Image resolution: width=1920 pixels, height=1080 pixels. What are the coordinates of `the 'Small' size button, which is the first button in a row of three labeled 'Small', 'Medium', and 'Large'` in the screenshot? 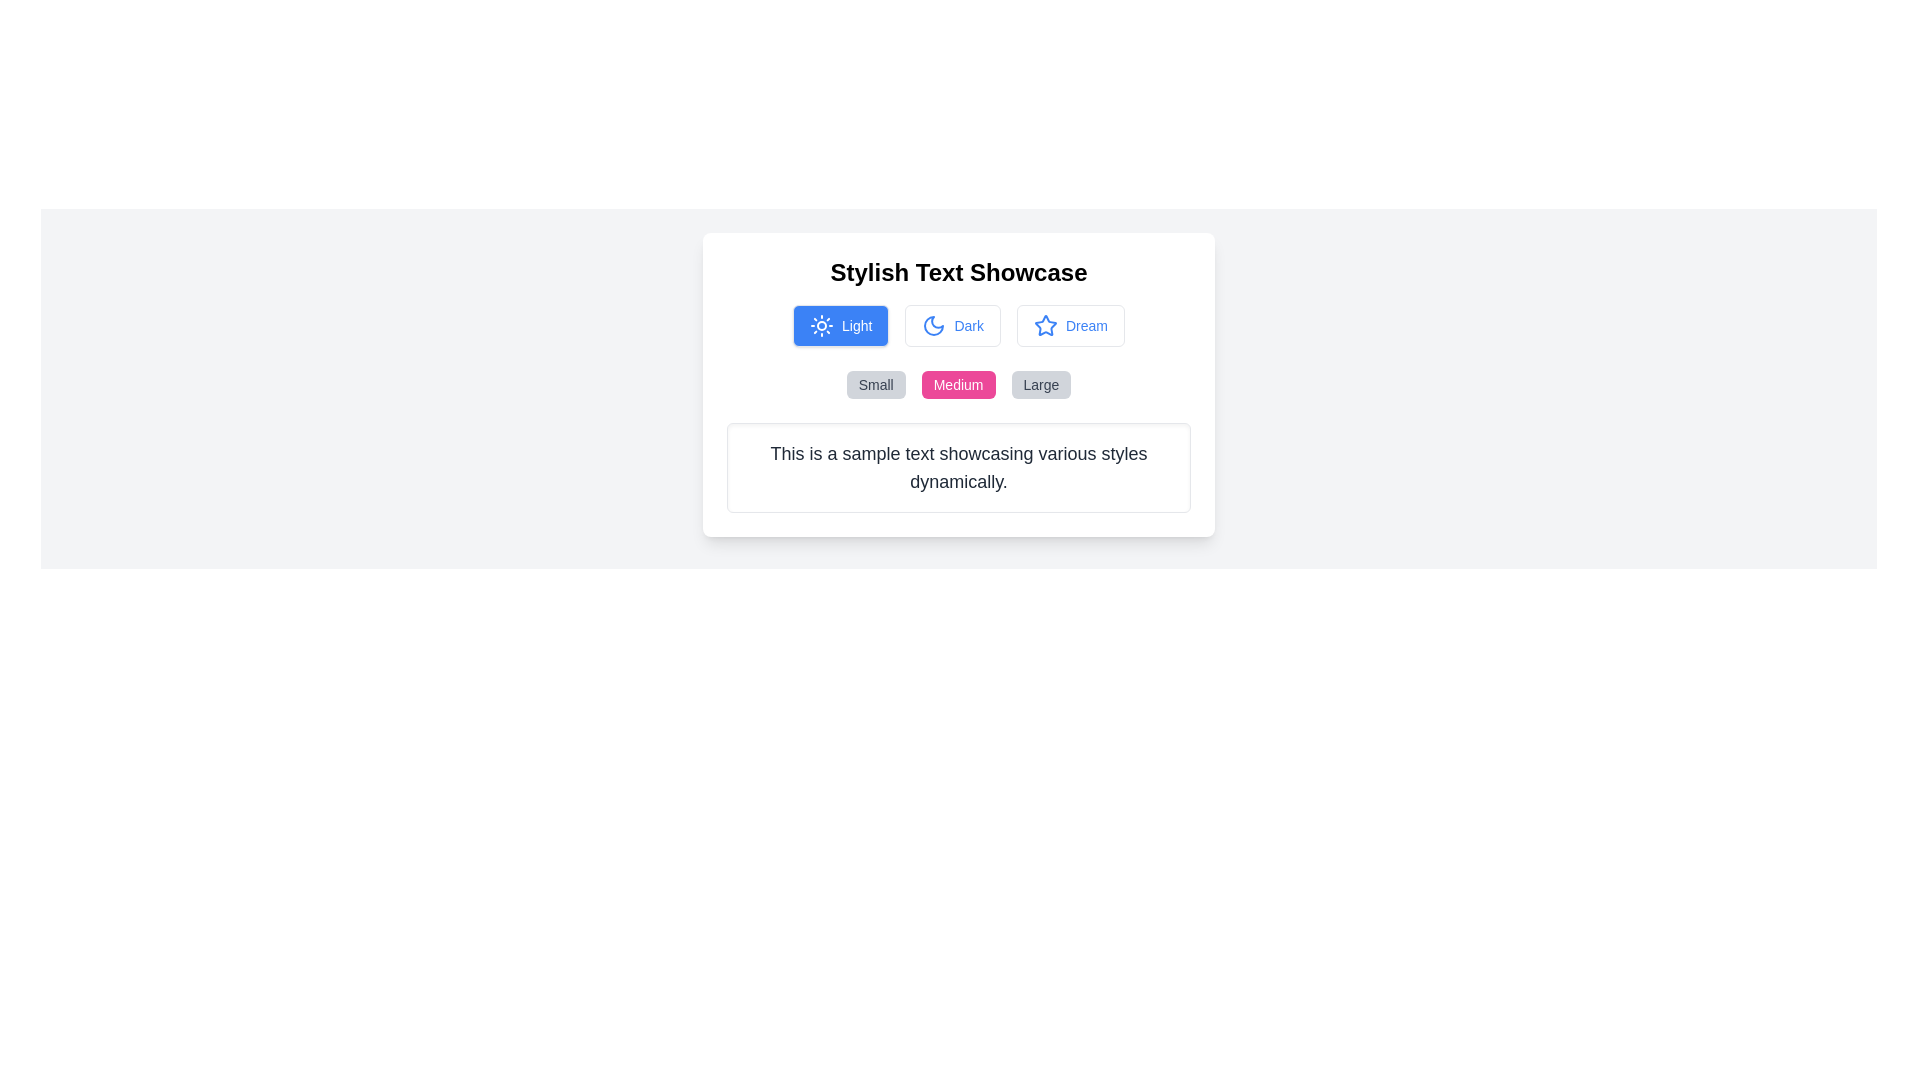 It's located at (876, 385).